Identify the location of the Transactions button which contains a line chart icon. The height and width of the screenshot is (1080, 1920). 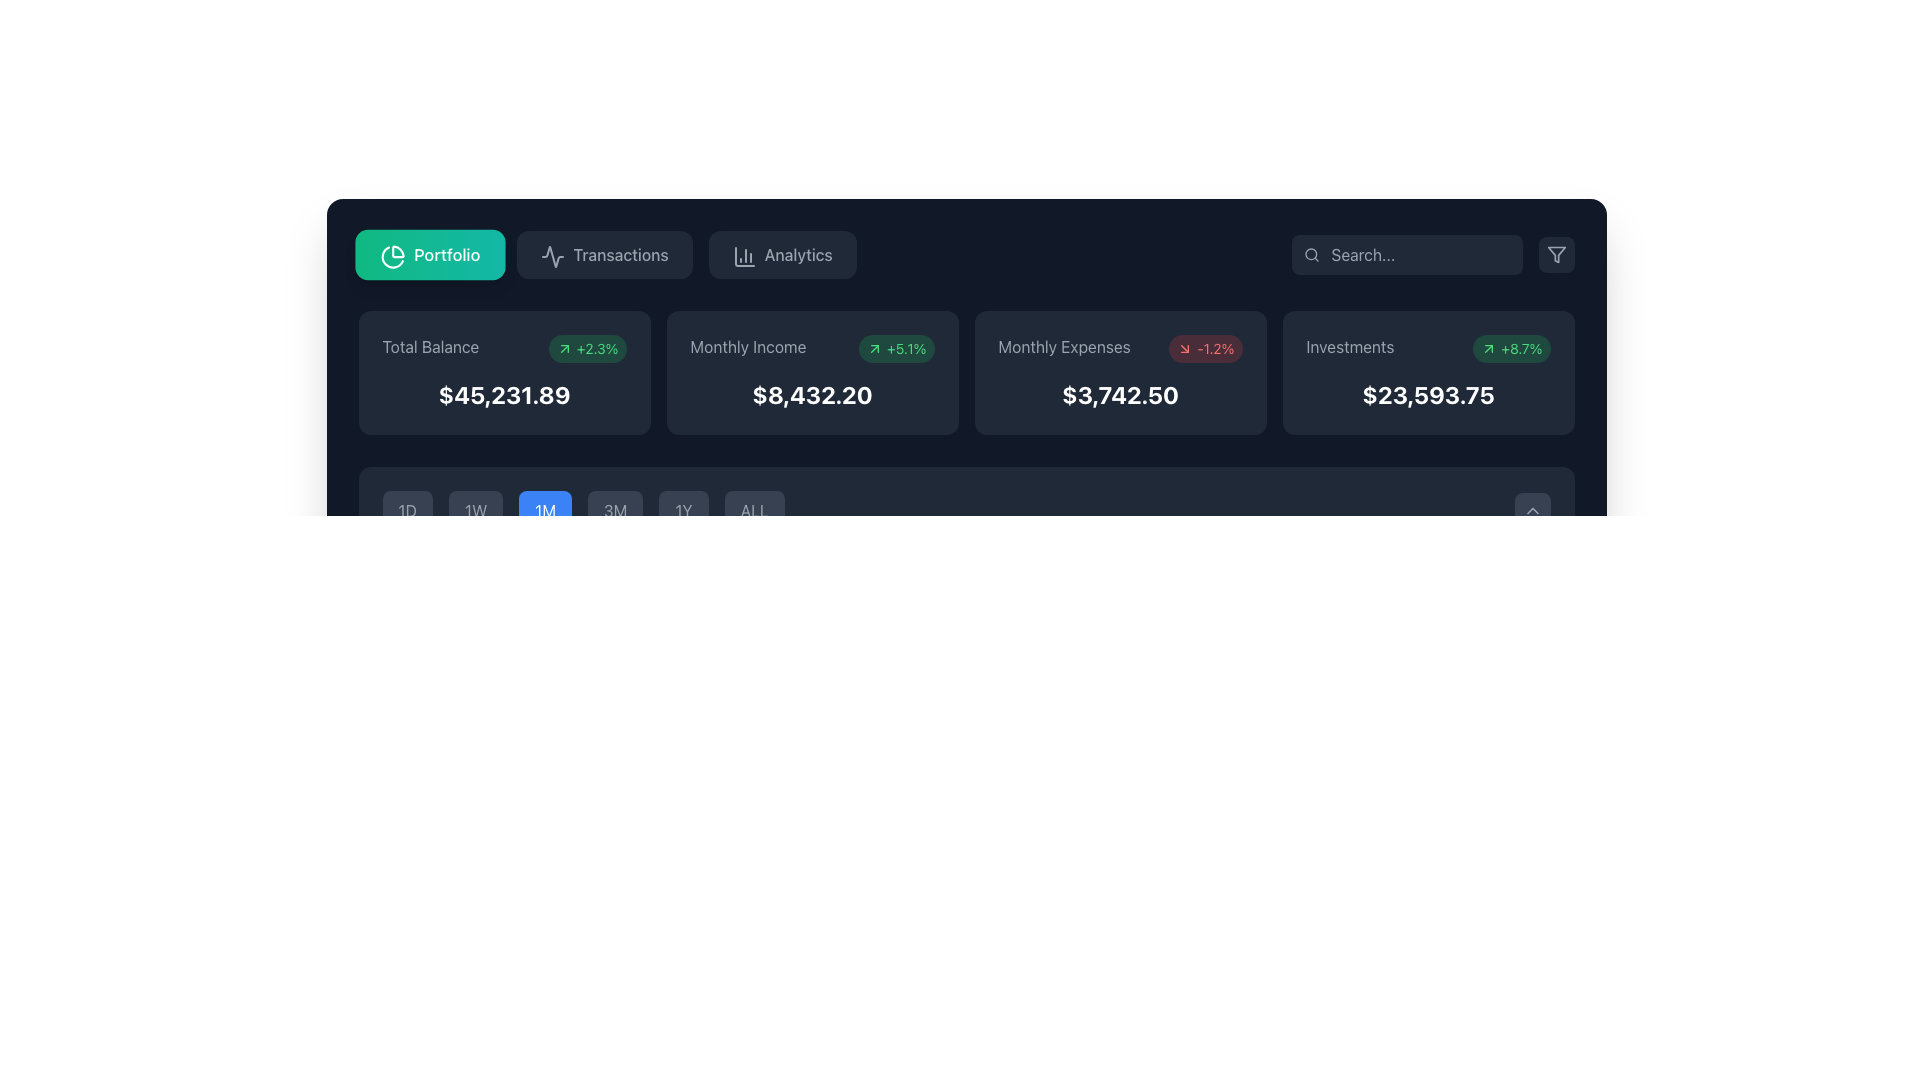
(553, 256).